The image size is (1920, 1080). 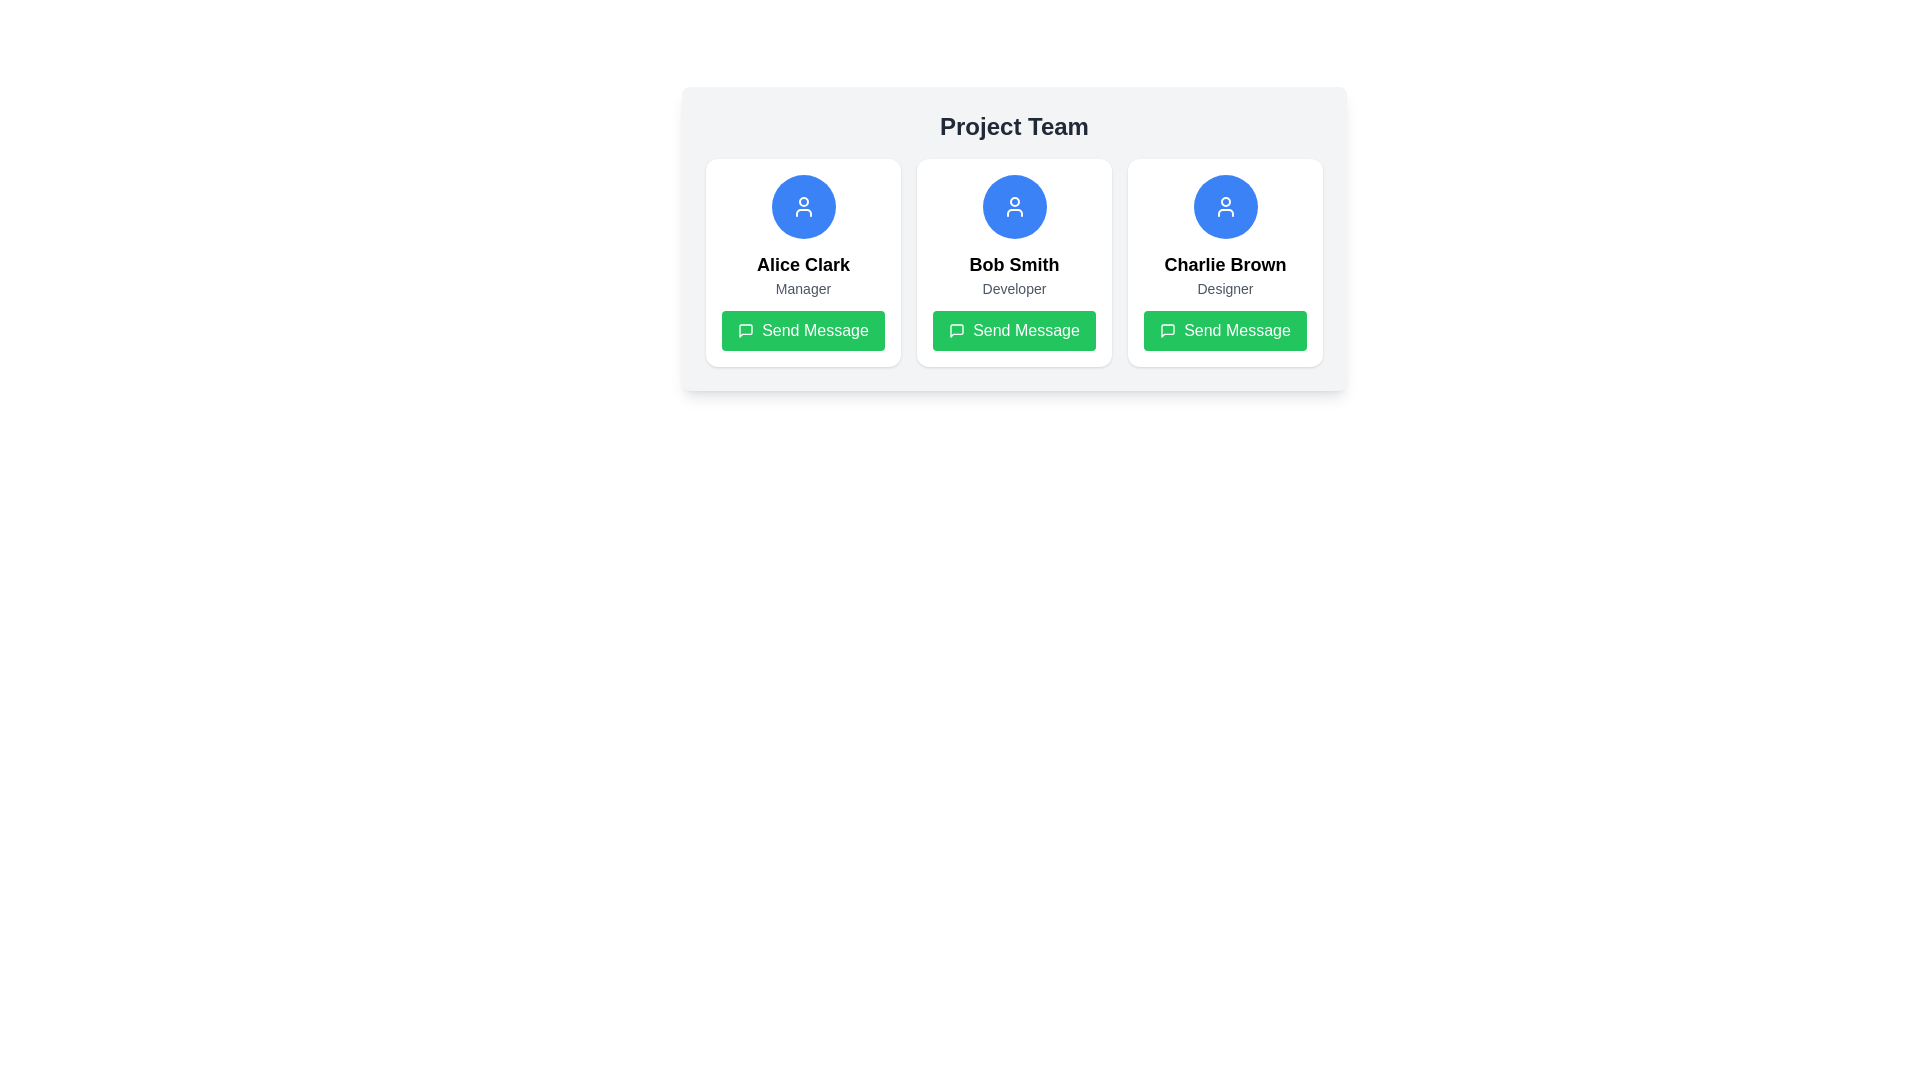 I want to click on the text label displaying the name and role ('Manager') of the person, which is located within the first card of a three-card layout, above the green 'Send Message' button, so click(x=803, y=274).